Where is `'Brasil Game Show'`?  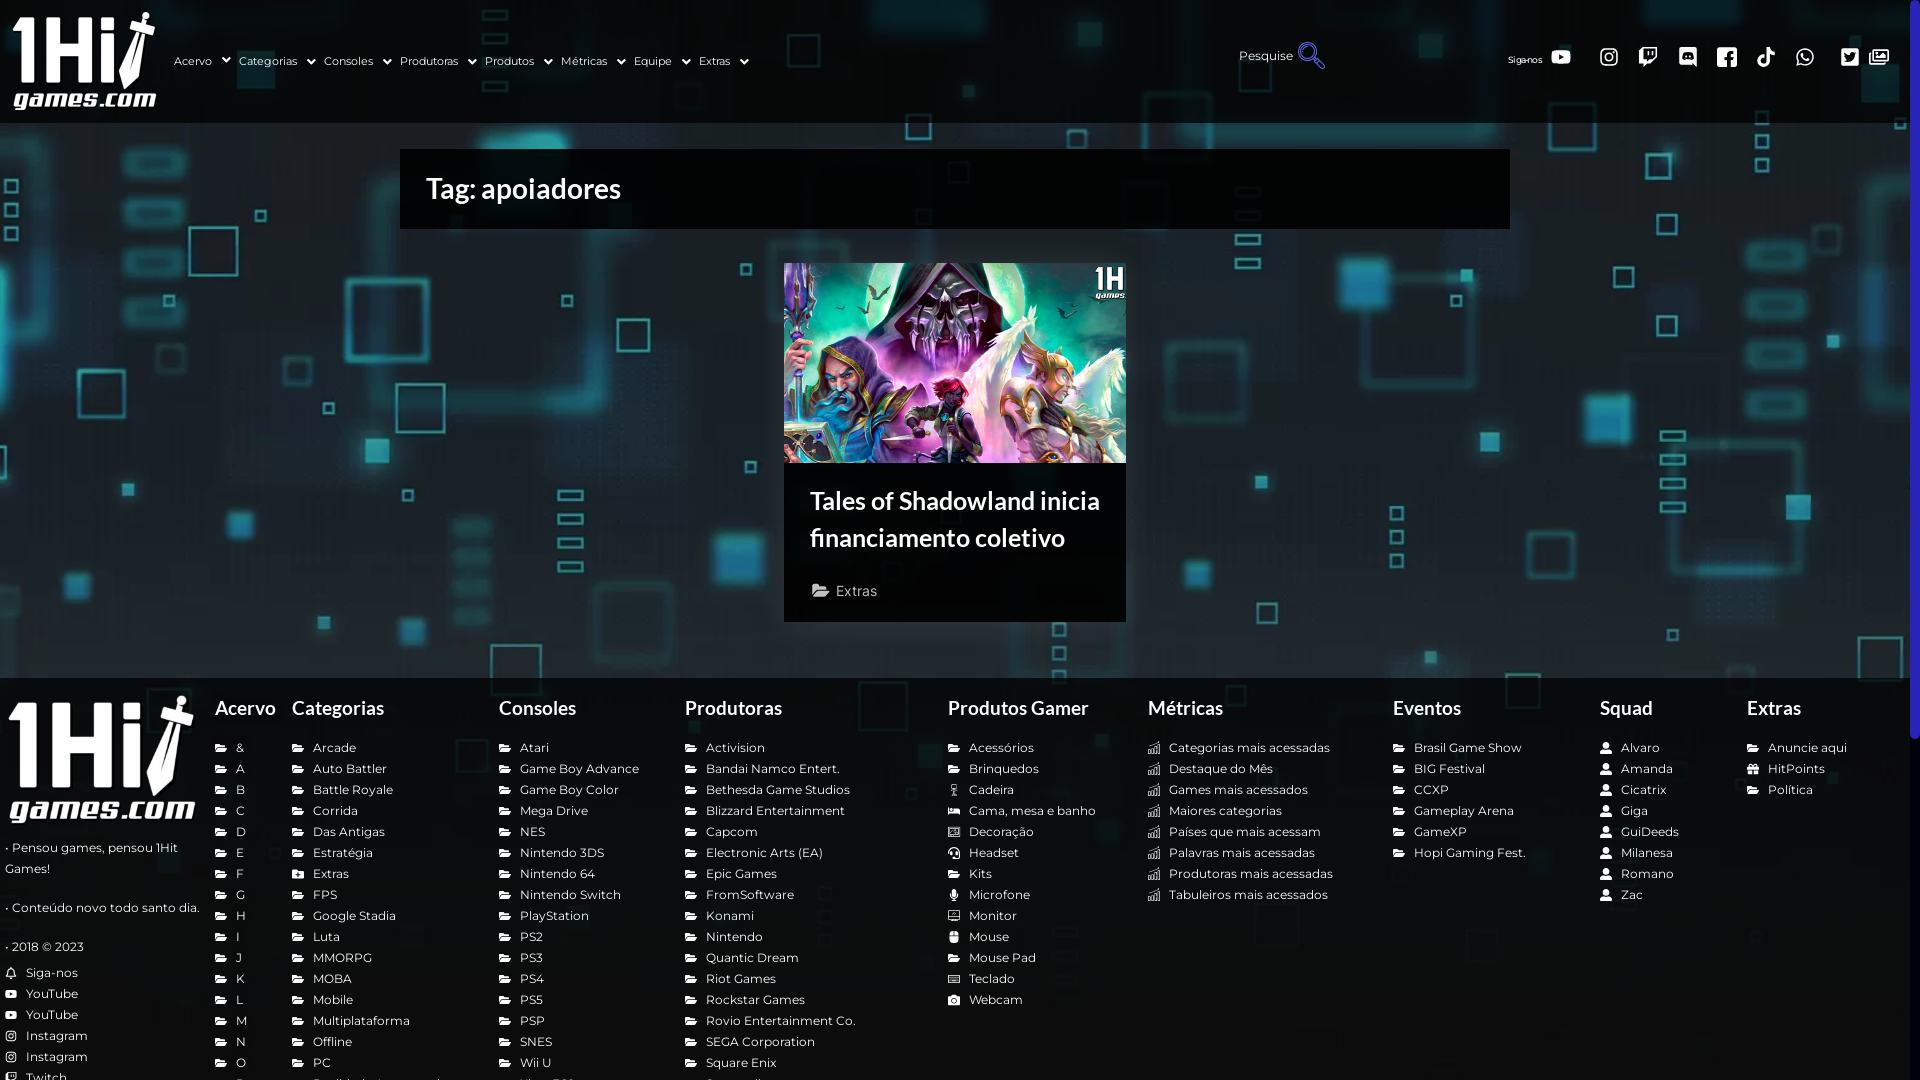 'Brasil Game Show' is located at coordinates (1486, 747).